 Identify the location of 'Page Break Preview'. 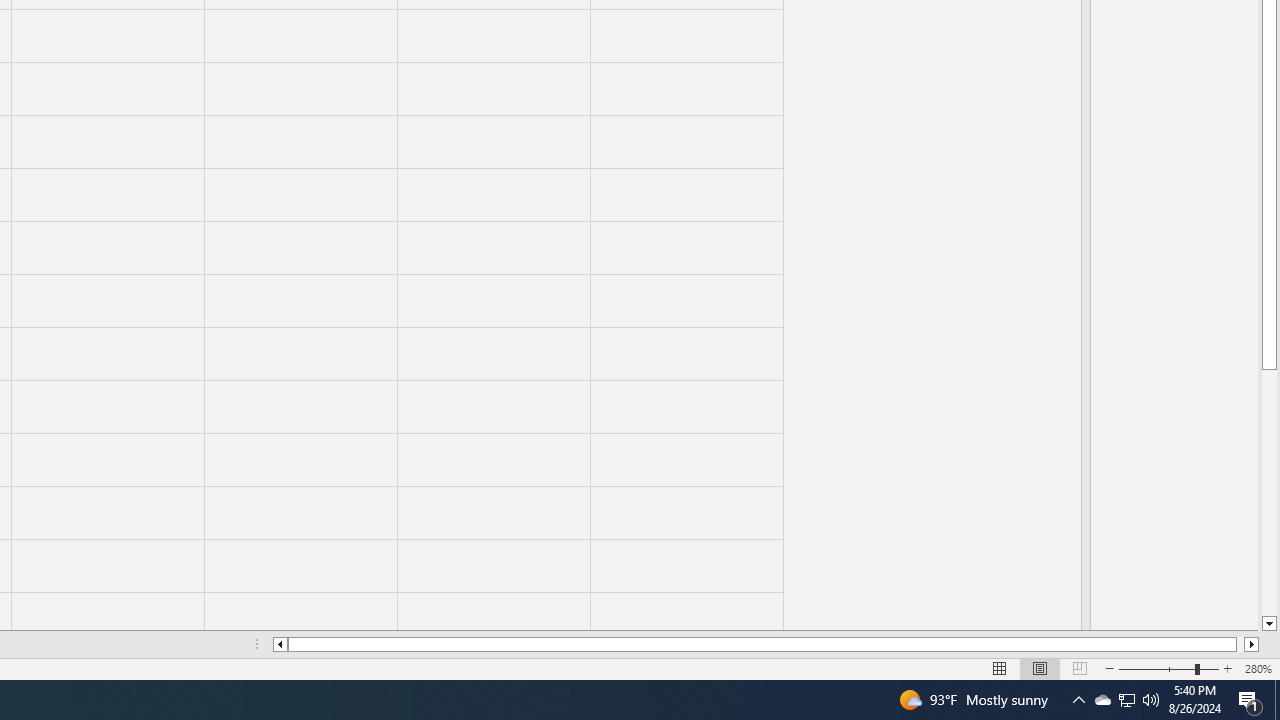
(1078, 669).